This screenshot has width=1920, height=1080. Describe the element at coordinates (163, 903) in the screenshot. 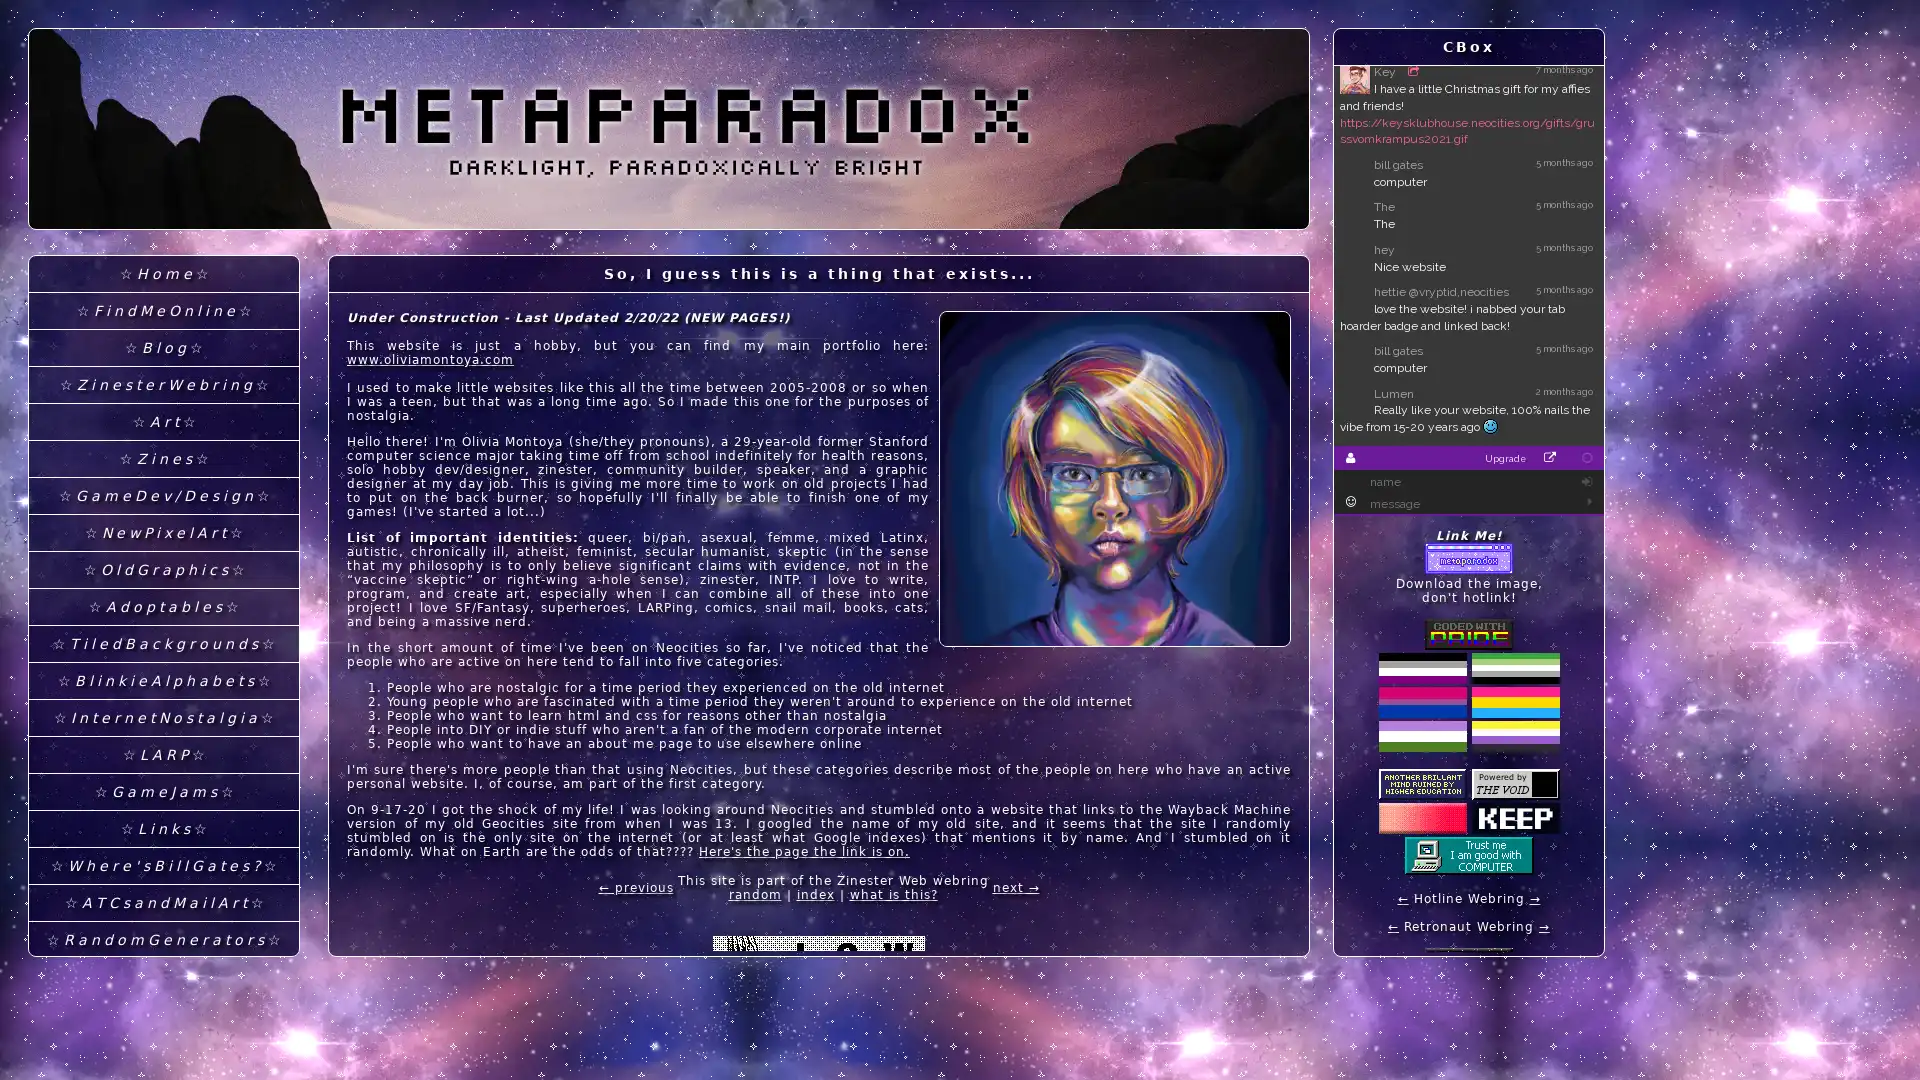

I see `A T C s a n d M a i l A r t` at that location.